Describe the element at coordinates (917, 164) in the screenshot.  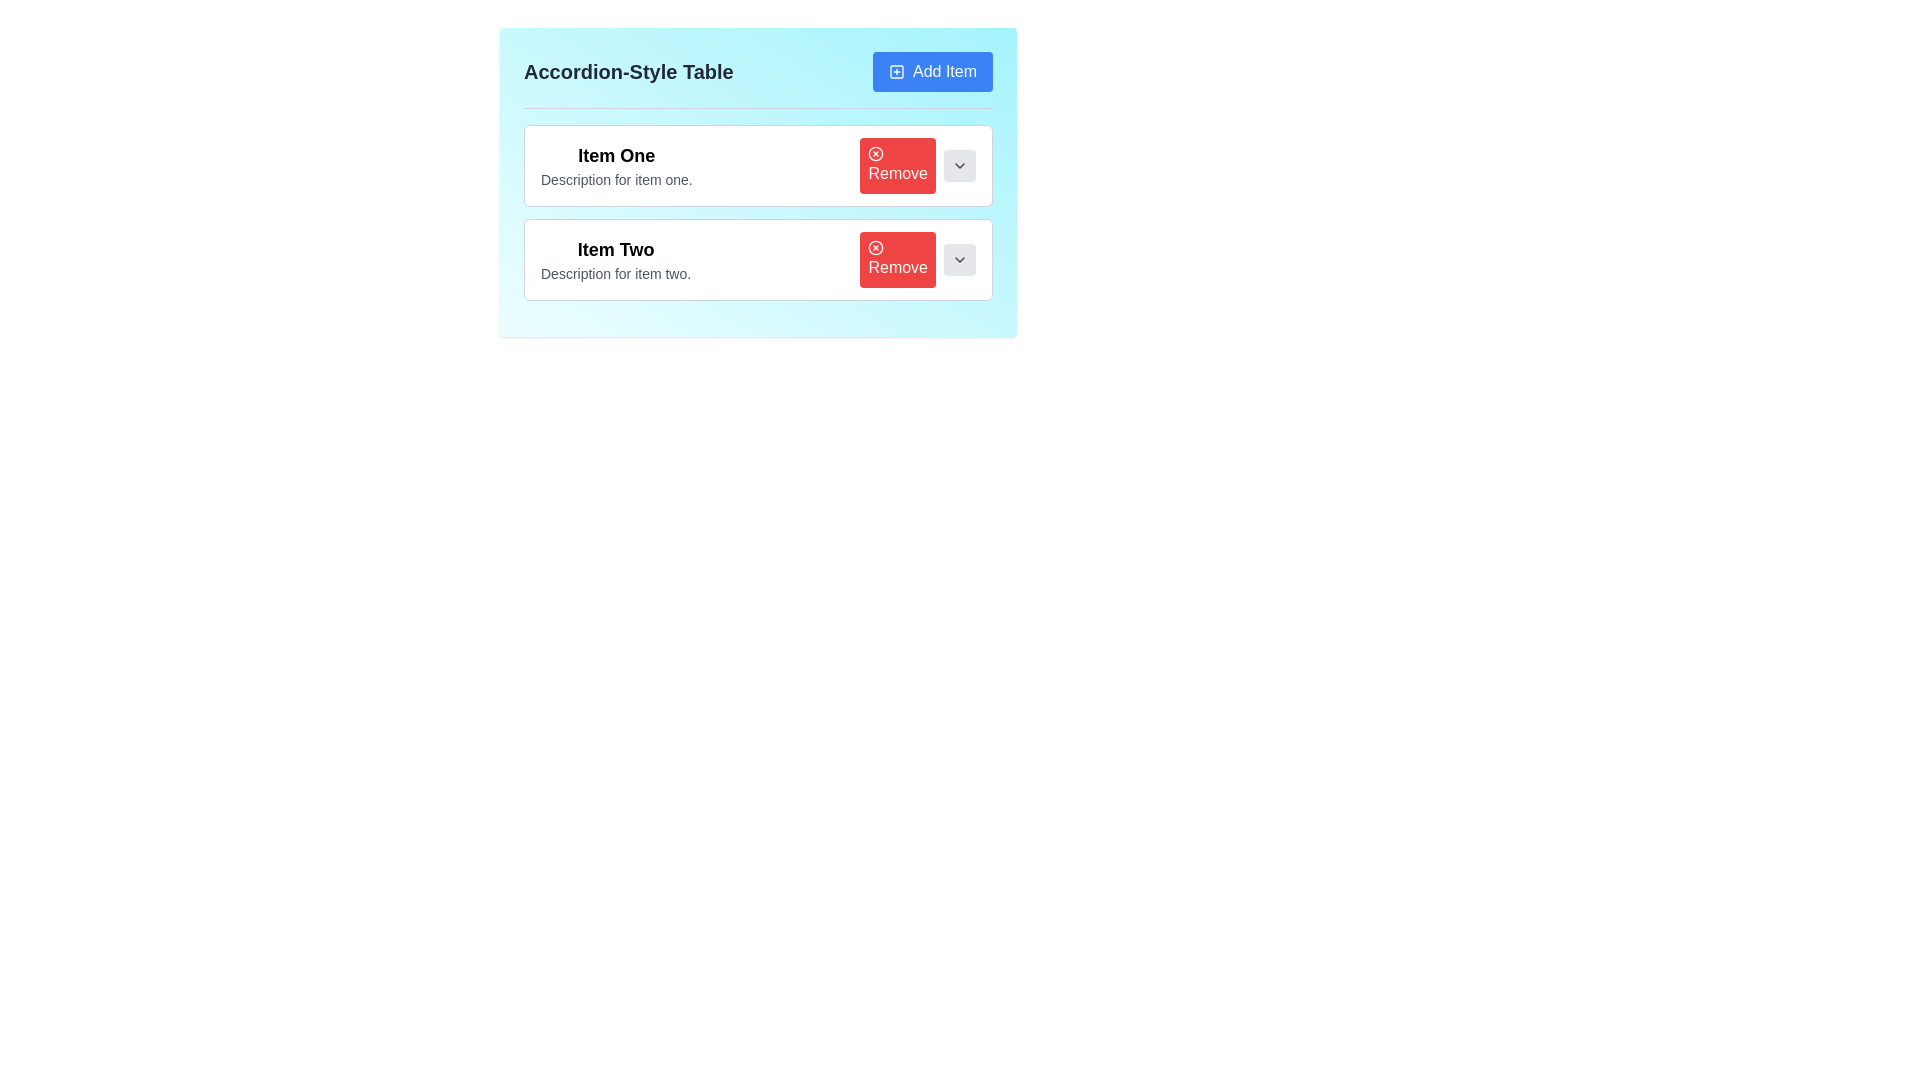
I see `the red rectangular 'Remove' button with a white cross icon located in the 'Item One' section, adjacent to the description text 'Description for item one.'` at that location.